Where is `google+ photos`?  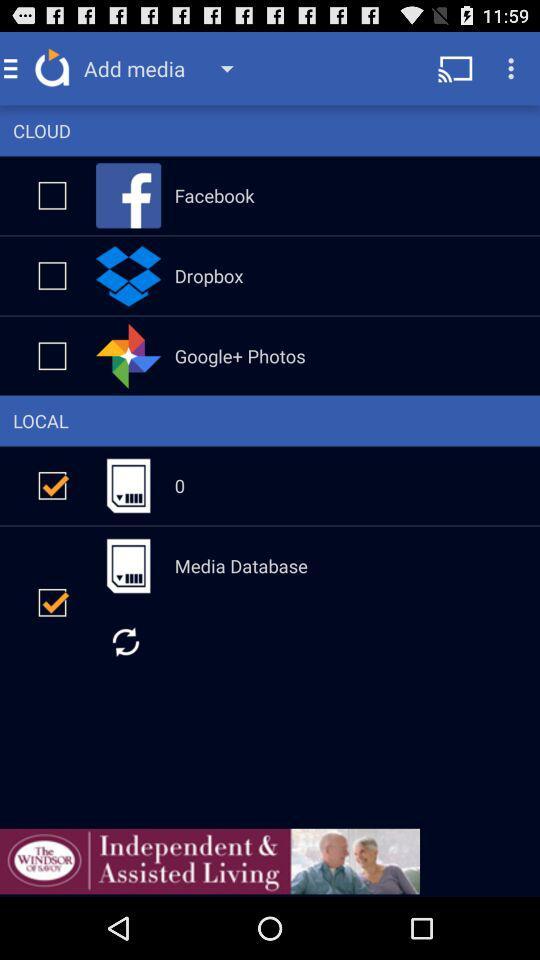
google+ photos is located at coordinates (52, 355).